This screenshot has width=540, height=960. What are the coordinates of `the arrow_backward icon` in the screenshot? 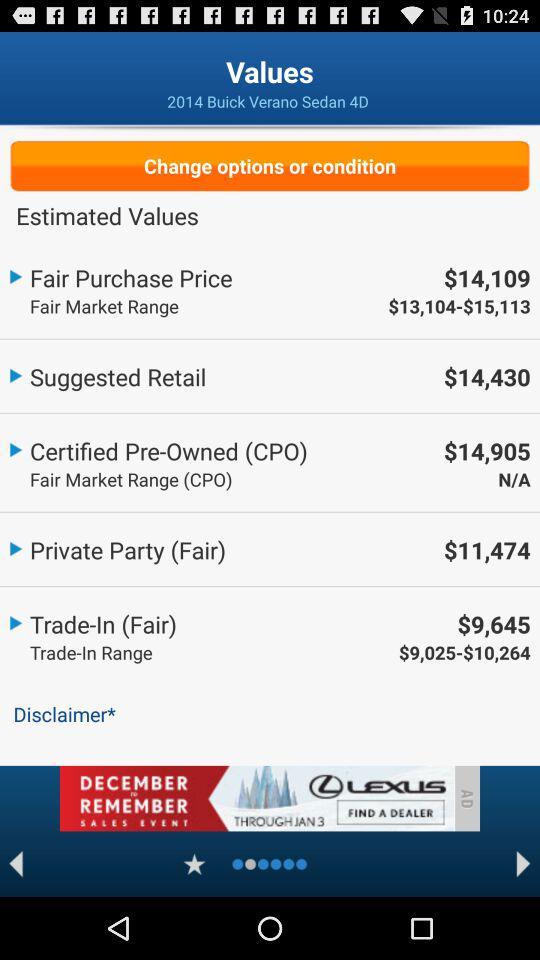 It's located at (15, 924).